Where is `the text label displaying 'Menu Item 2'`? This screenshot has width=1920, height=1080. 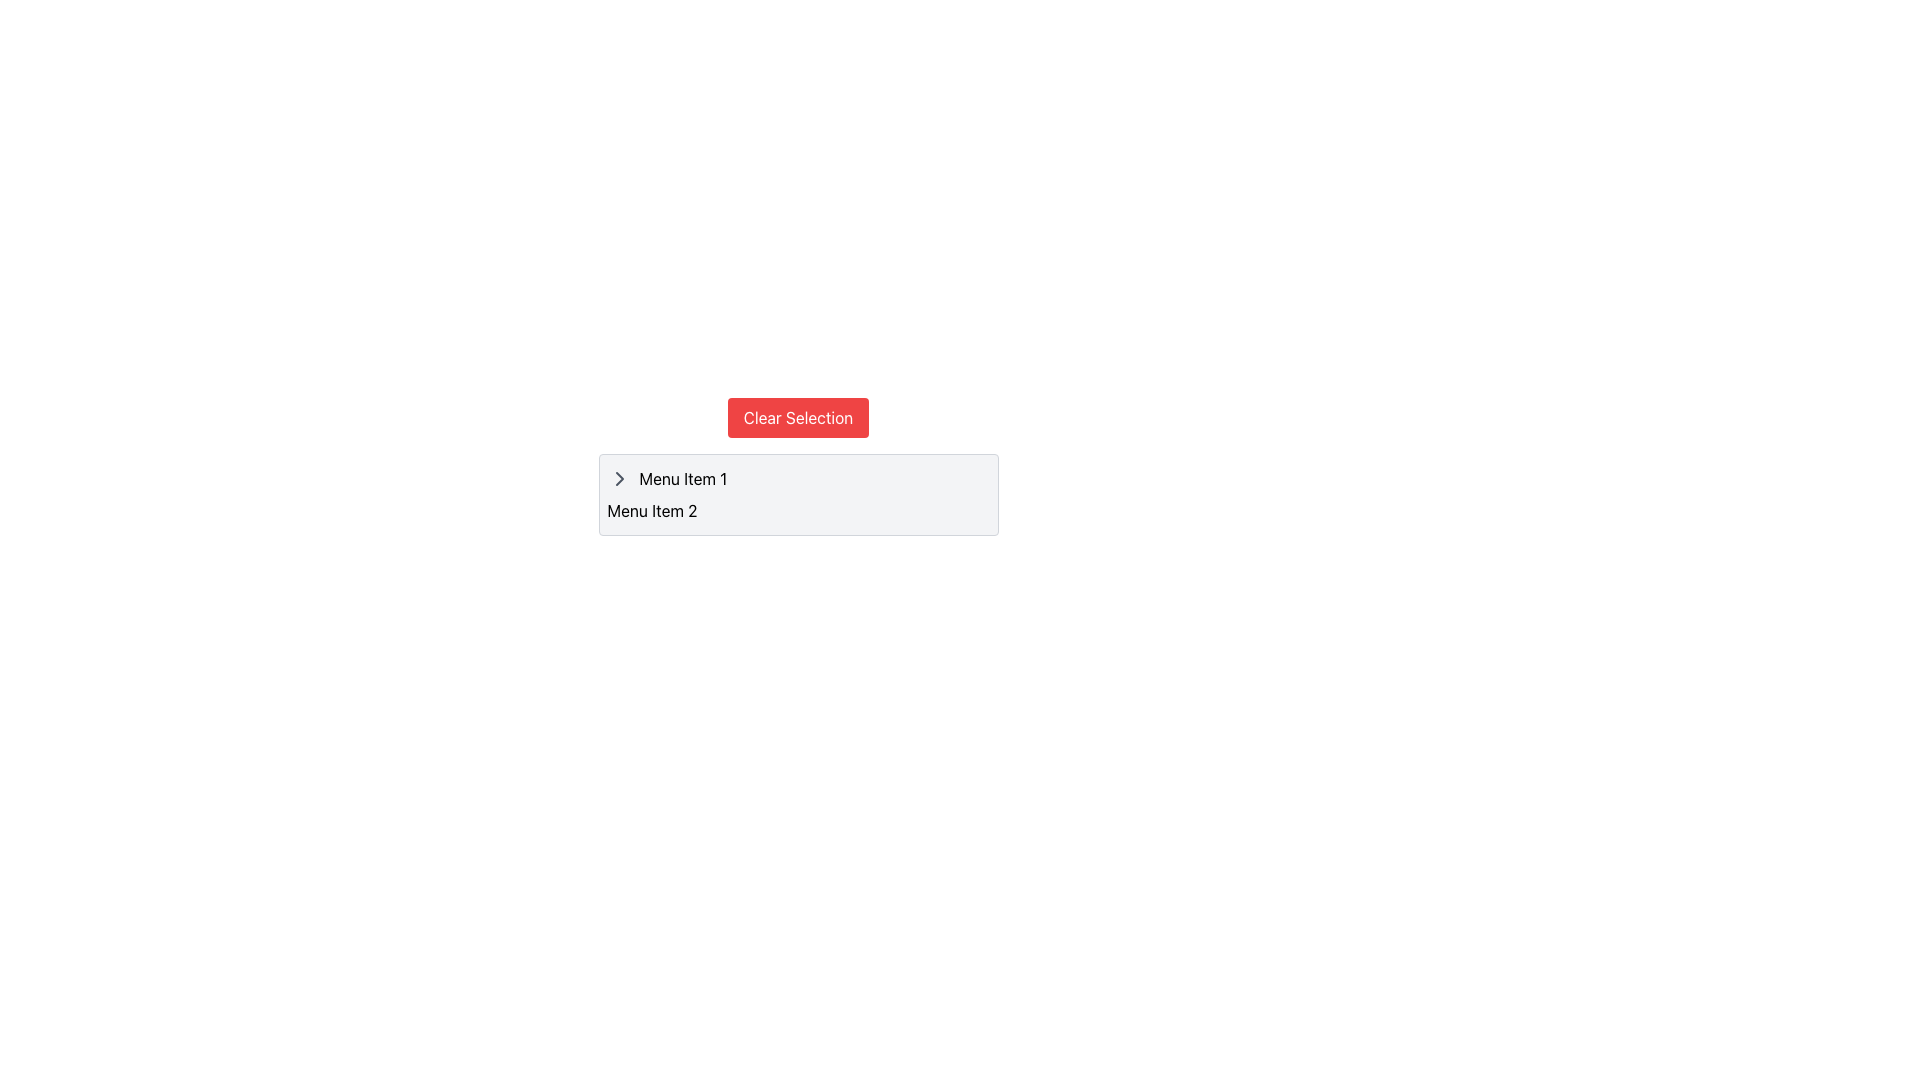 the text label displaying 'Menu Item 2' is located at coordinates (652, 509).